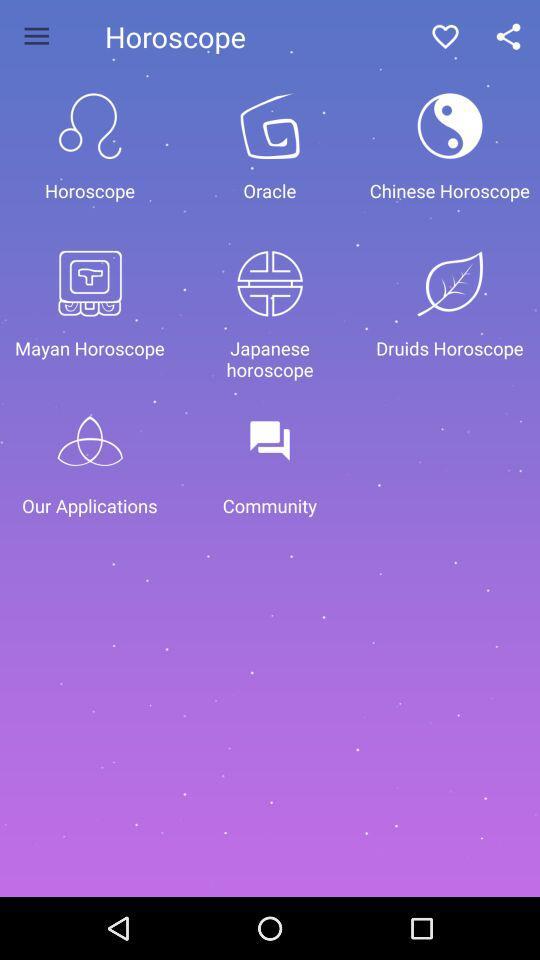 The height and width of the screenshot is (960, 540). I want to click on icon to the left of horoscope icon, so click(36, 35).